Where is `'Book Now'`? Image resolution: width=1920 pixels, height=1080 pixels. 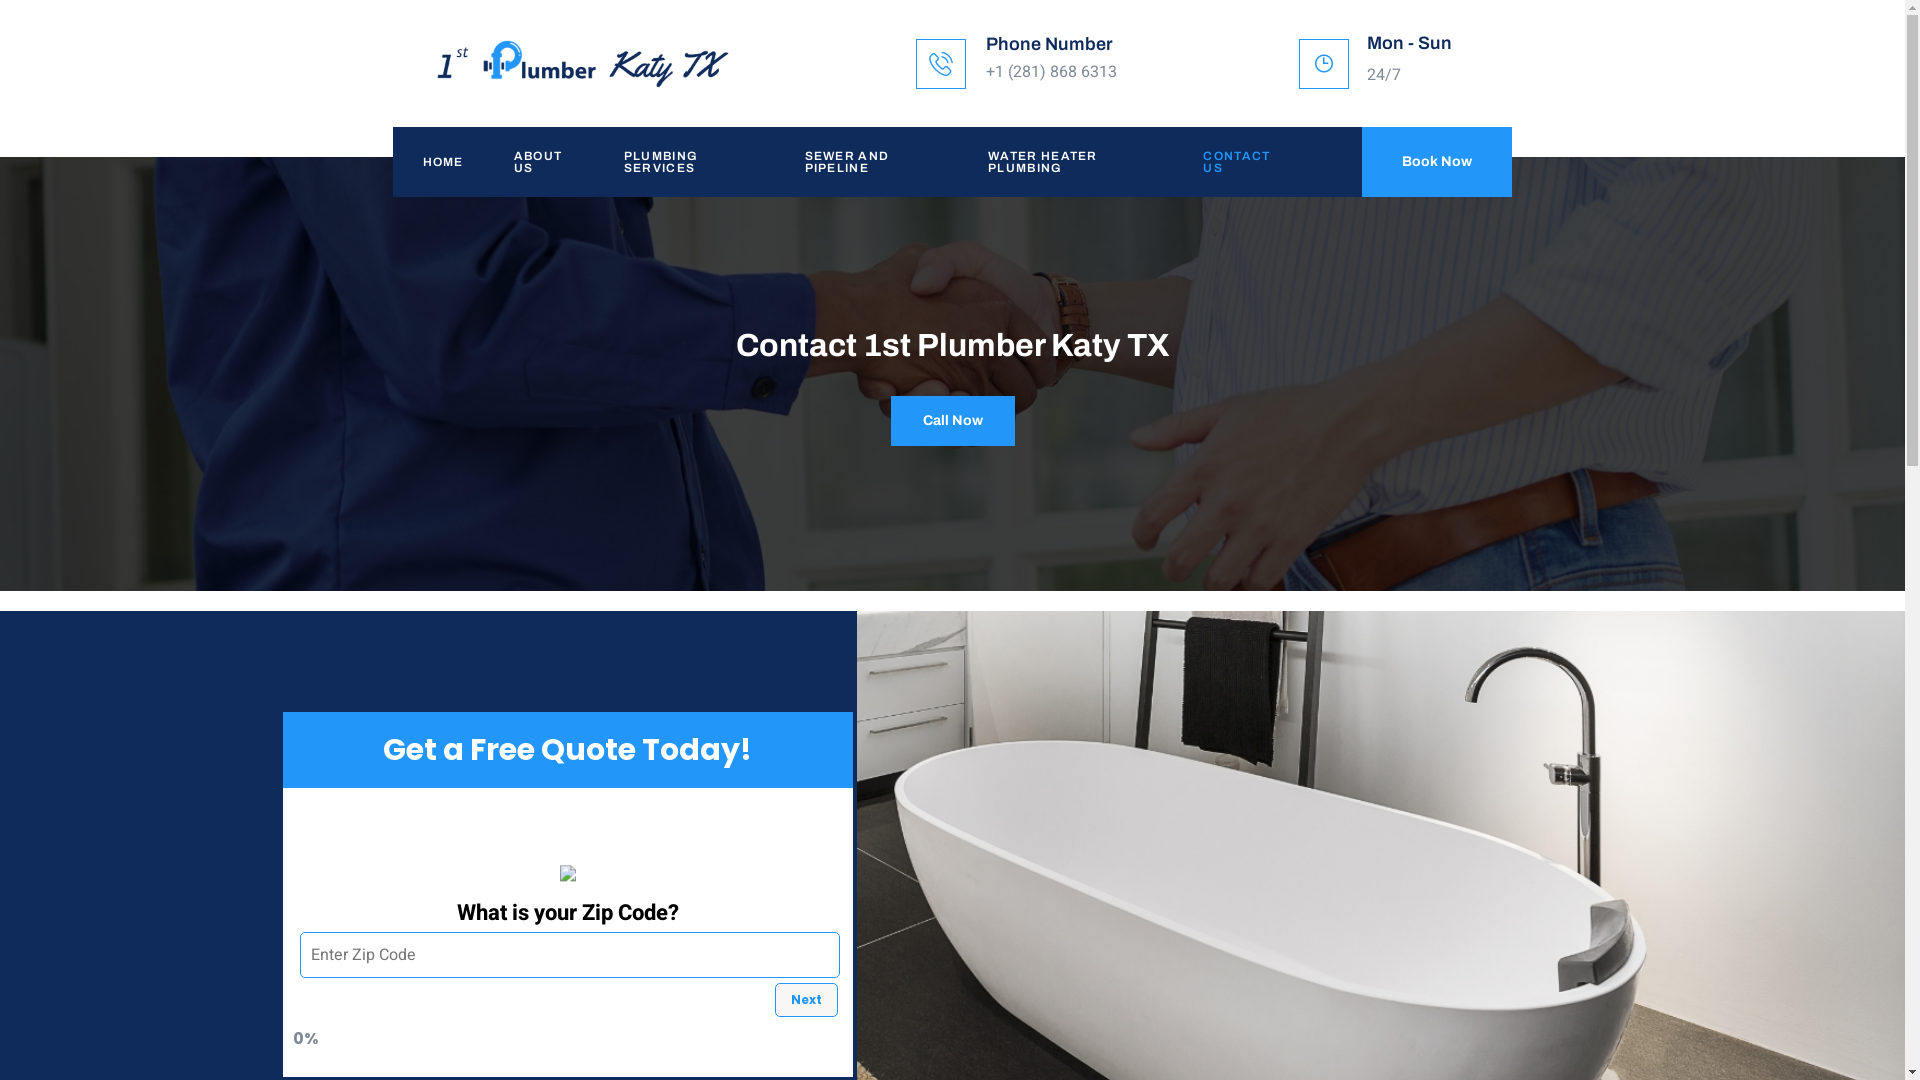
'Book Now' is located at coordinates (1435, 161).